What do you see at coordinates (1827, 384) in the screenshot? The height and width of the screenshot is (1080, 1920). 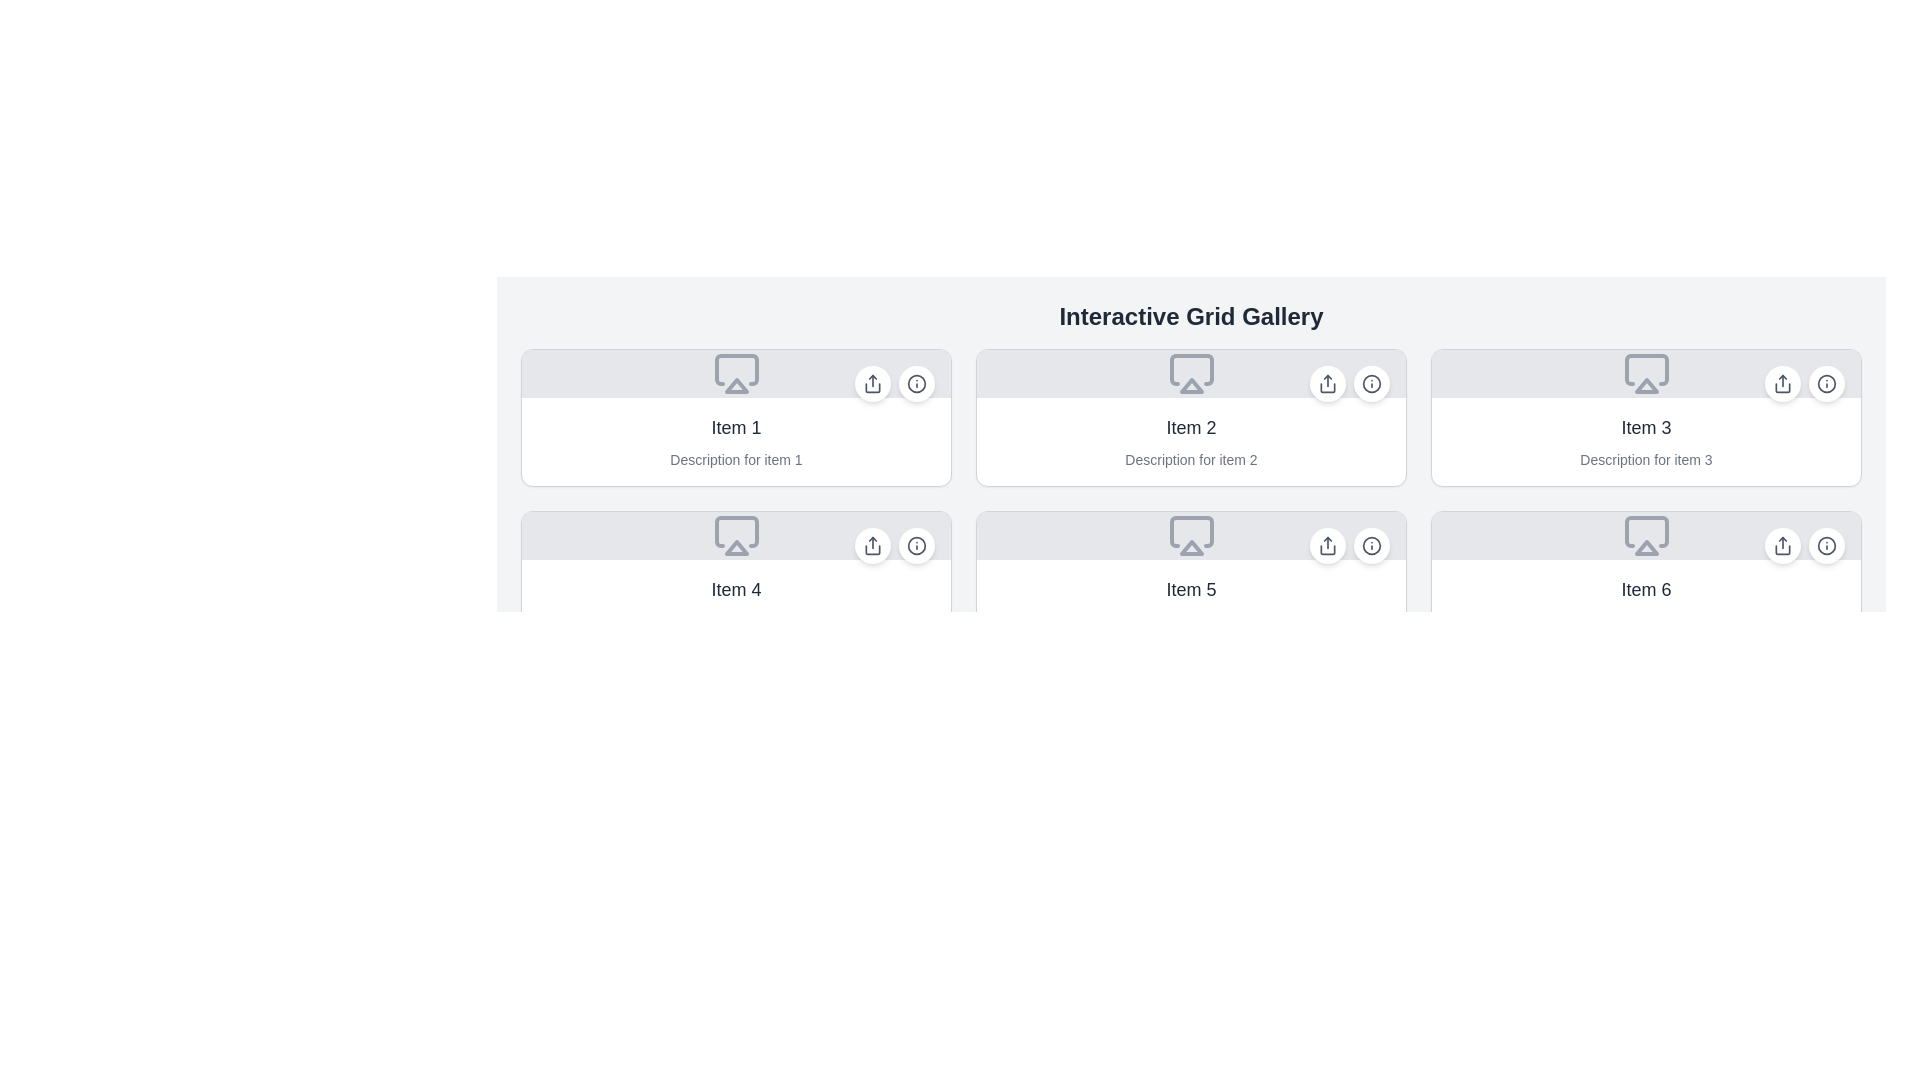 I see `the circular part of the information icon located in Item 3 at the upper-right corner next to the upload button` at bounding box center [1827, 384].